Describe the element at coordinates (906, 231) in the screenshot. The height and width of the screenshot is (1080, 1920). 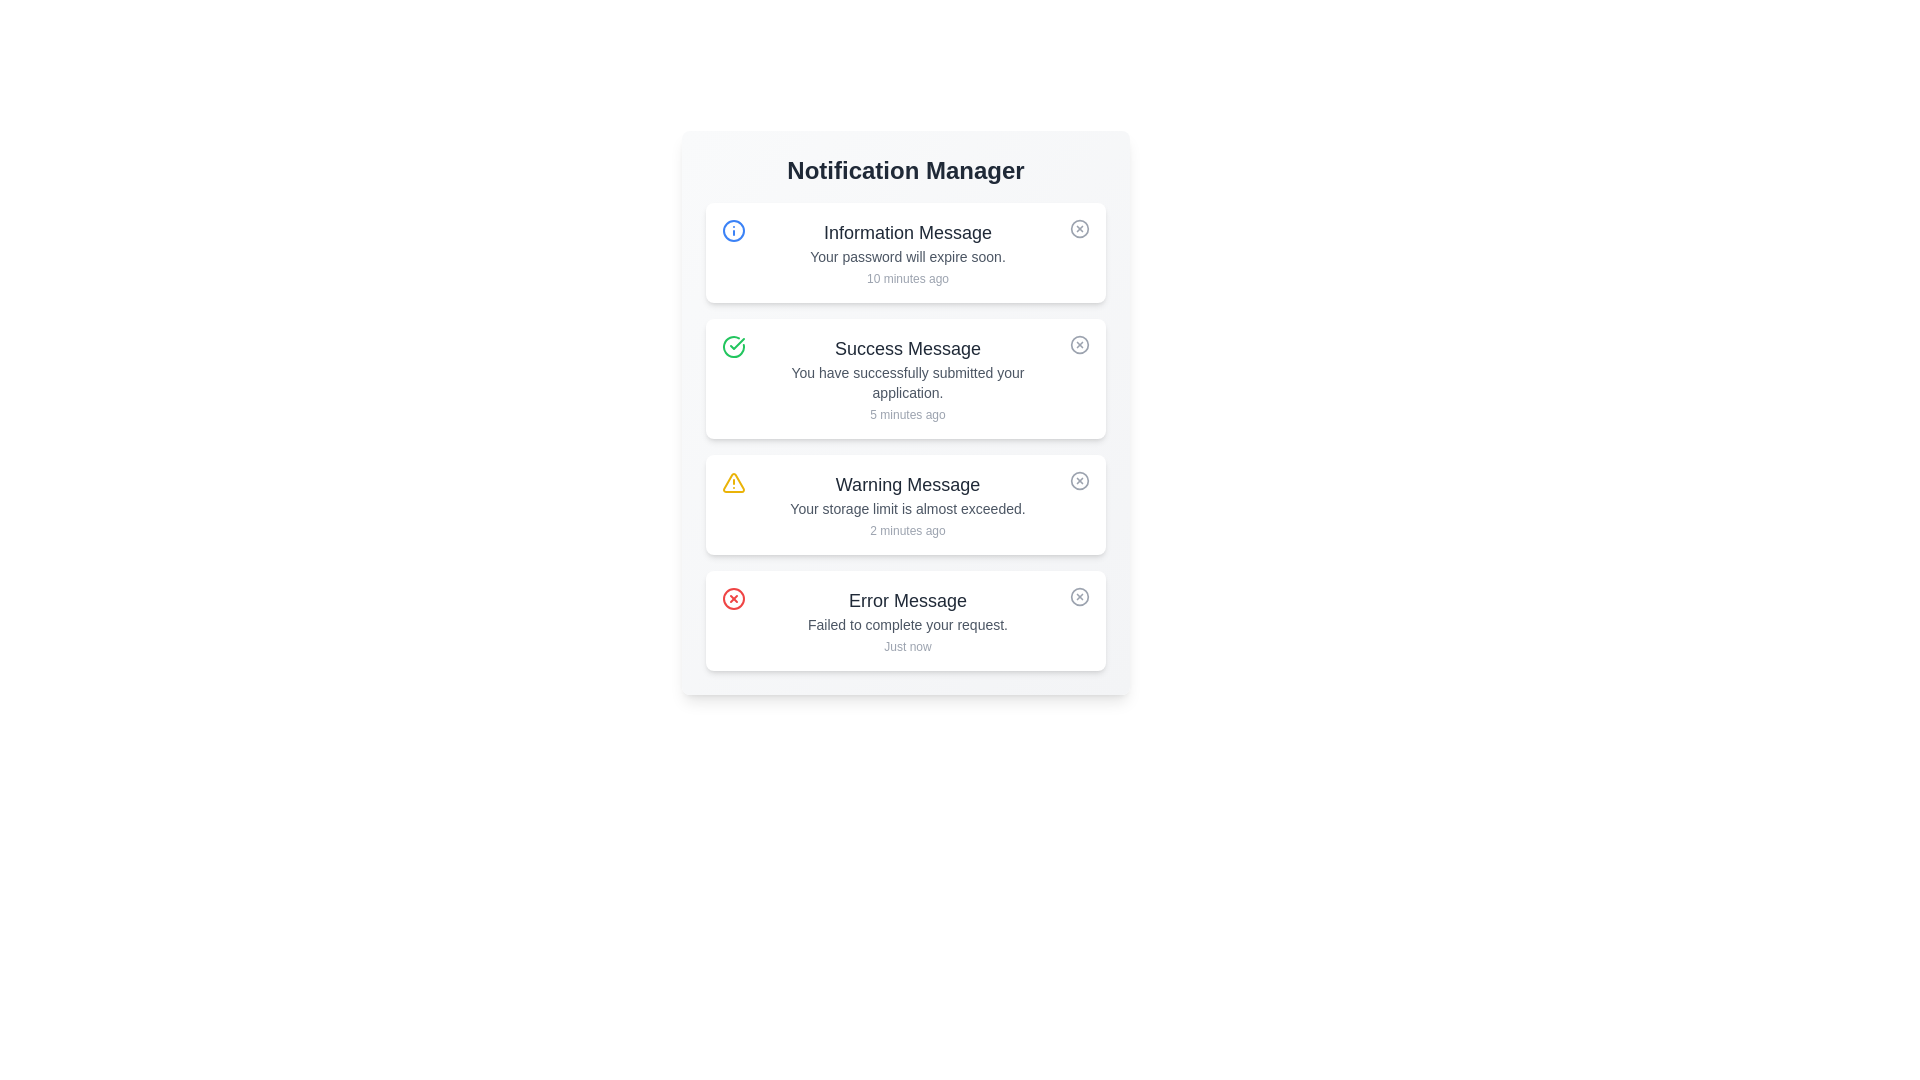
I see `the static text label that identifies the type of notification in the first notification card under the 'Notification Manager' heading` at that location.